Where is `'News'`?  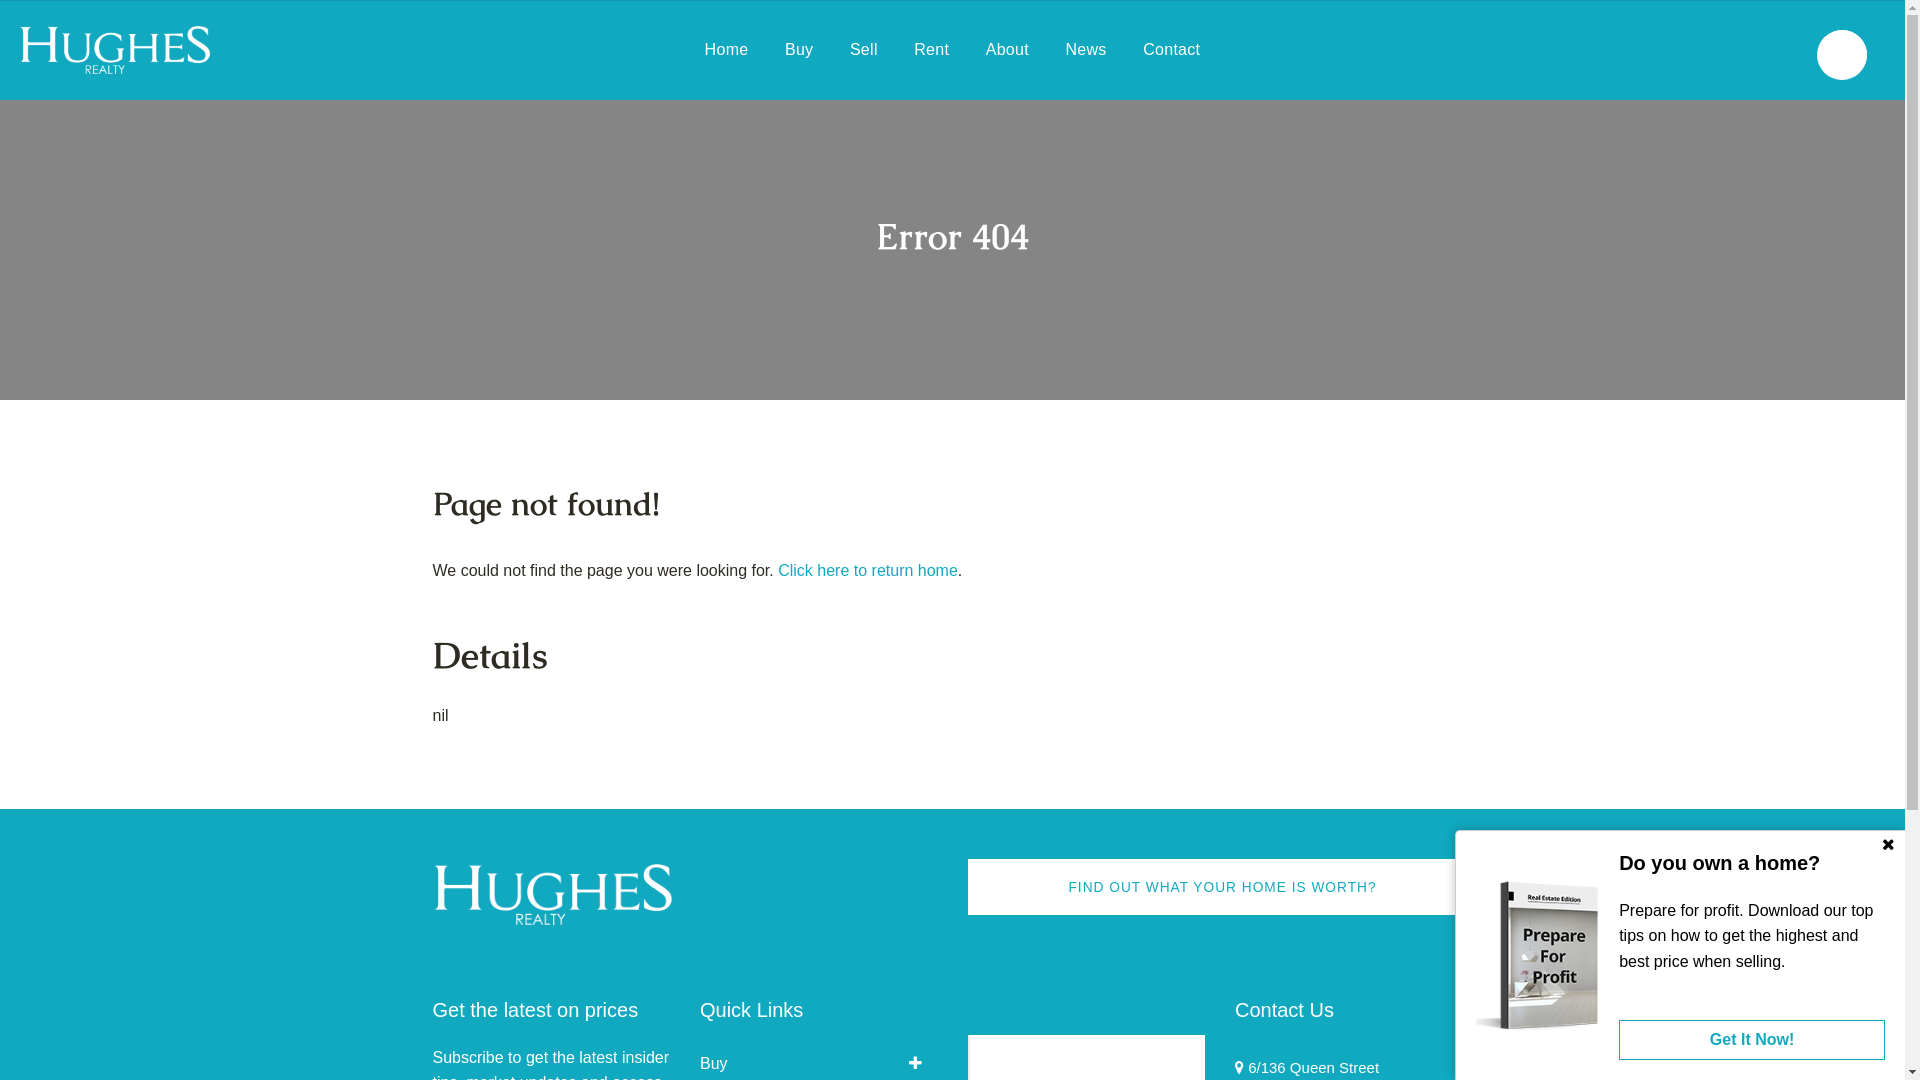 'News' is located at coordinates (1064, 49).